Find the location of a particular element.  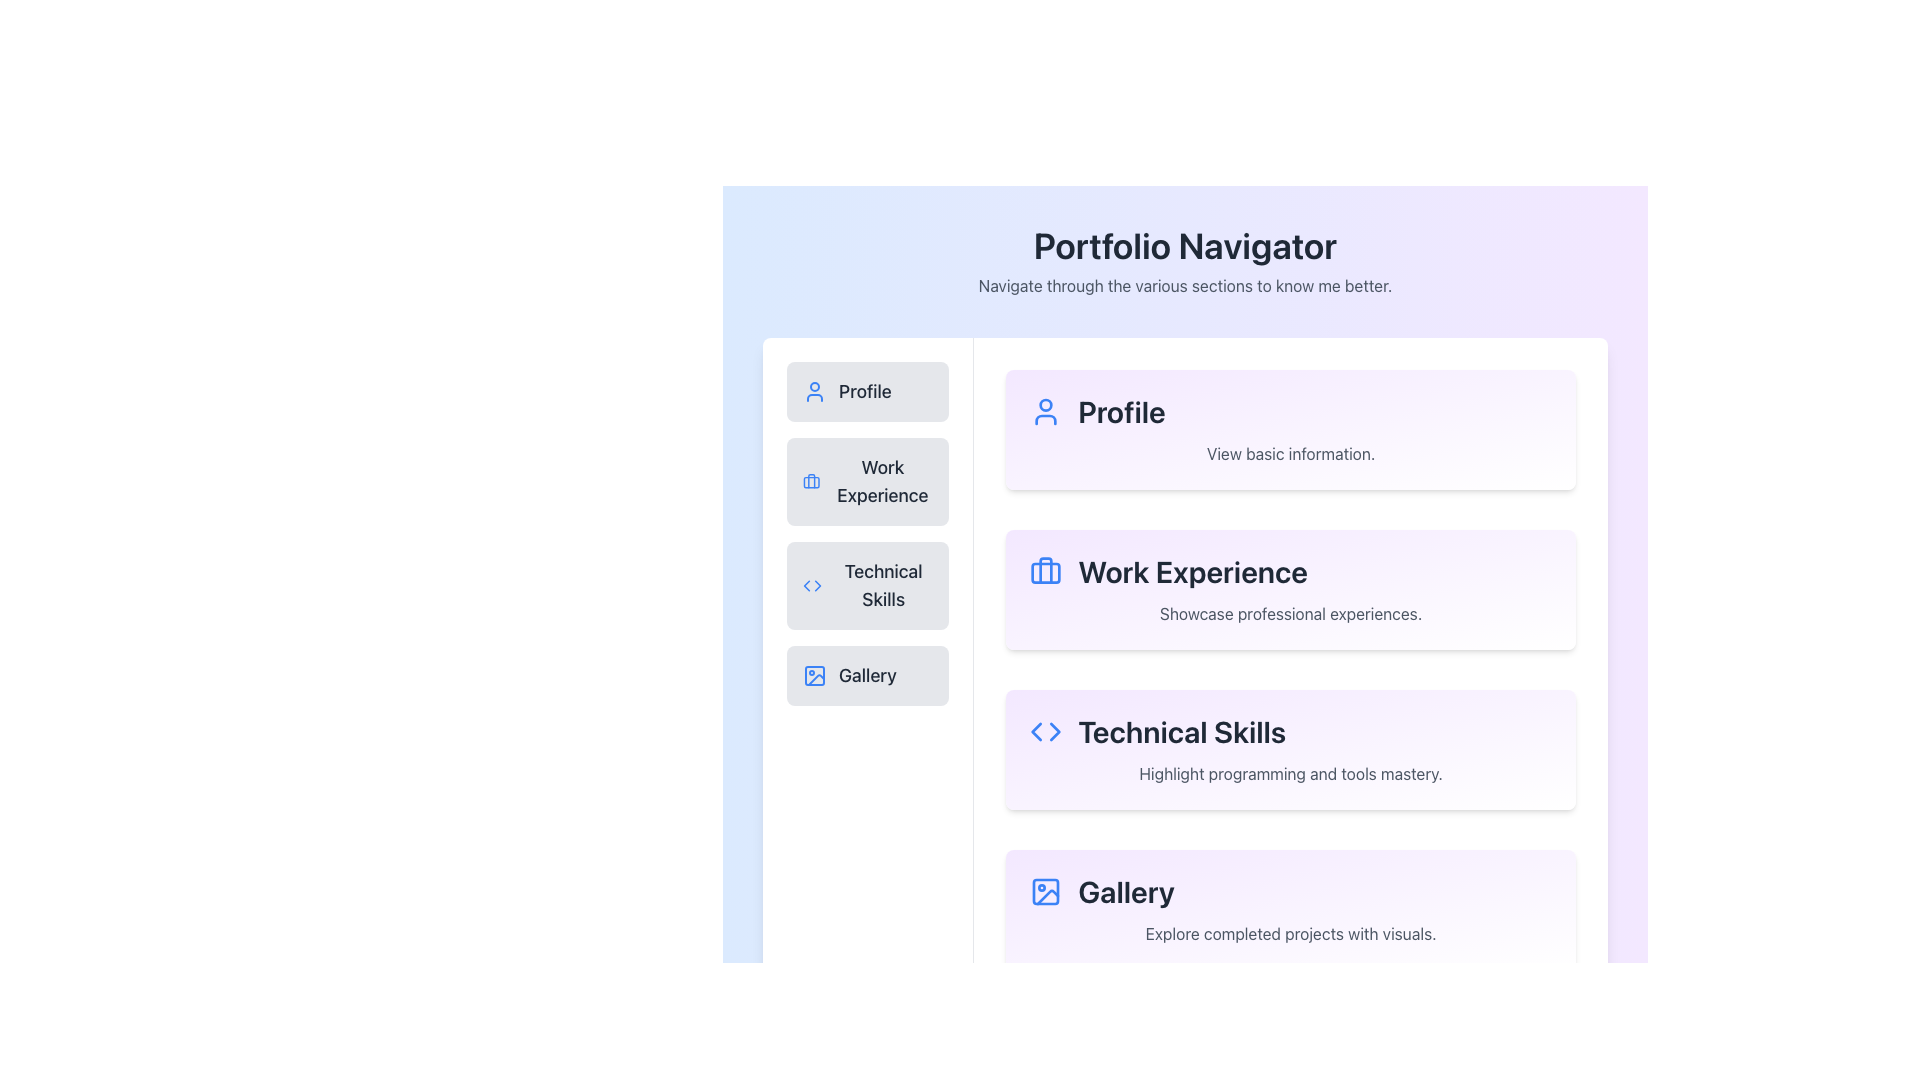

the prominent text header titled 'Portfolio Navigator', which is styled in large, bold, dark font and is centrally located at the top of the page is located at coordinates (1185, 245).